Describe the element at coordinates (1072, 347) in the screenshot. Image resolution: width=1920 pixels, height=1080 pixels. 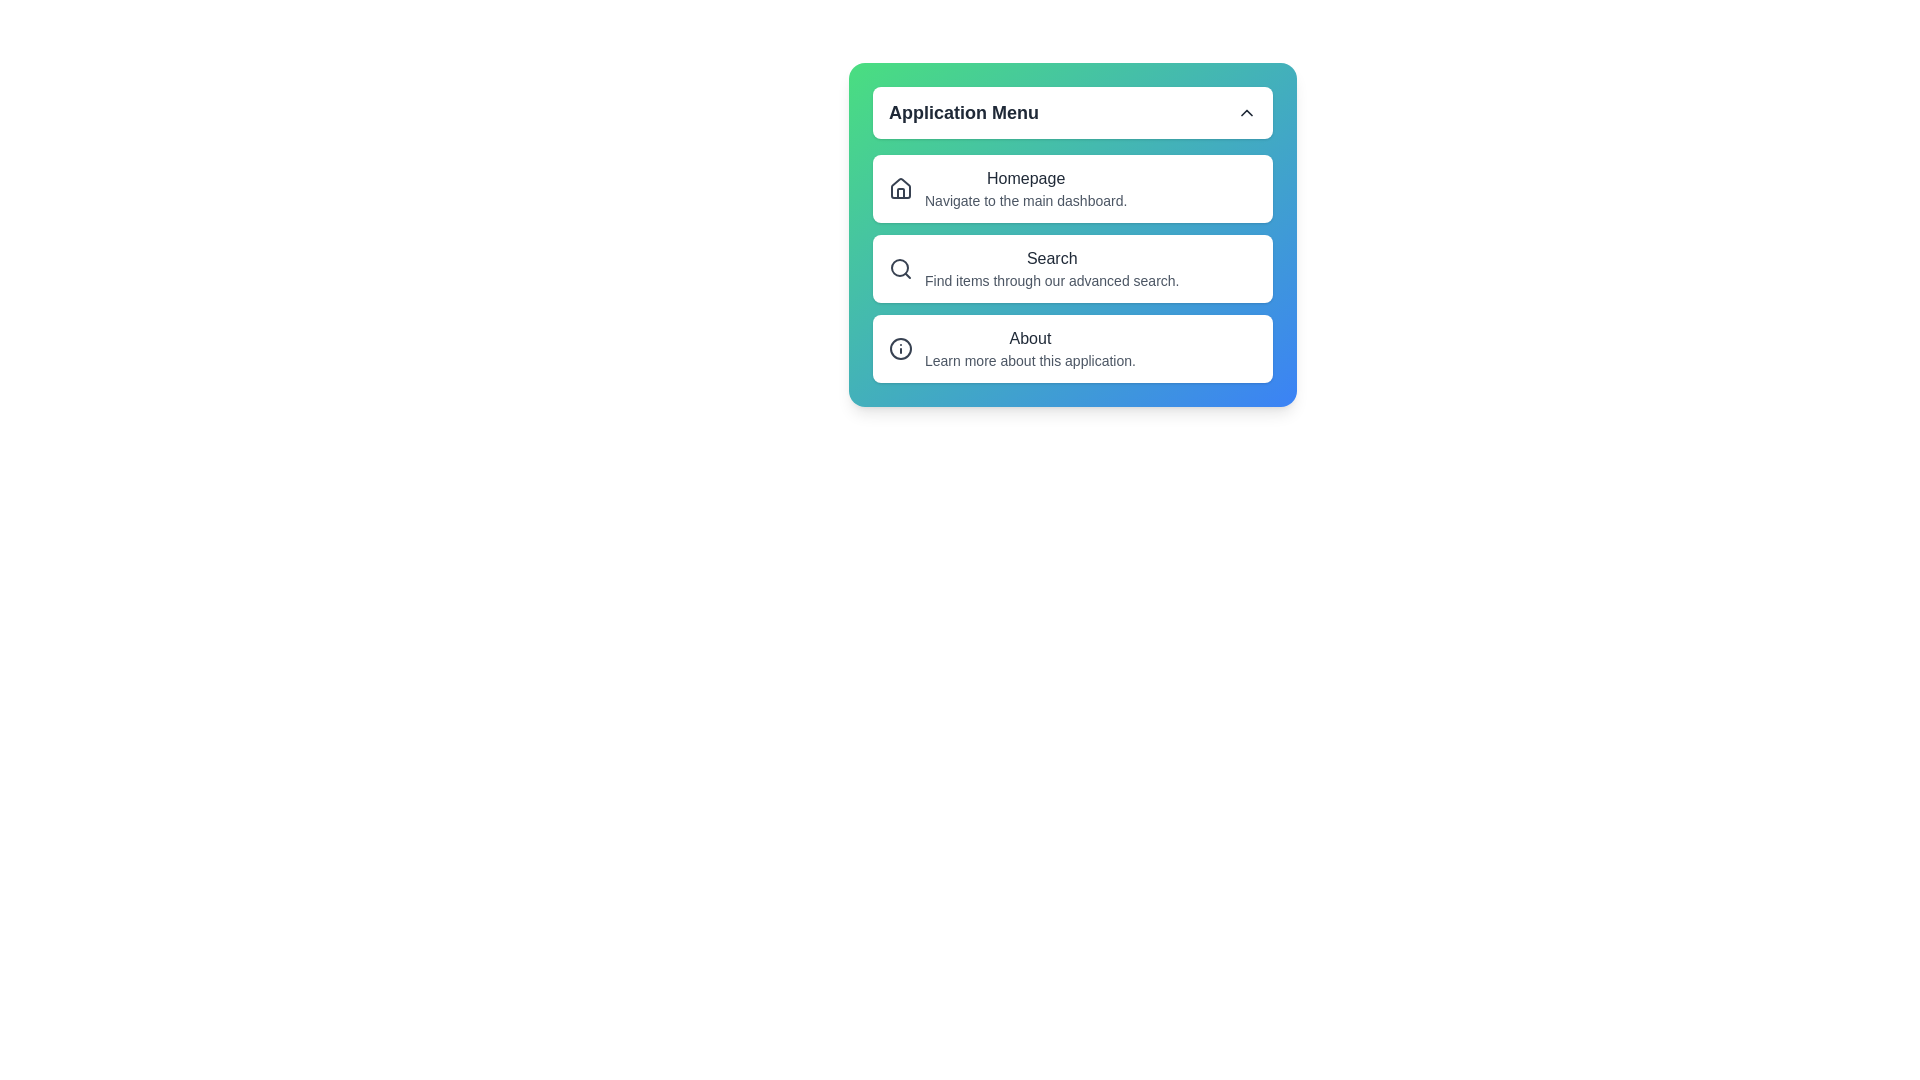
I see `the 'About' menu option to navigate to the corresponding section` at that location.